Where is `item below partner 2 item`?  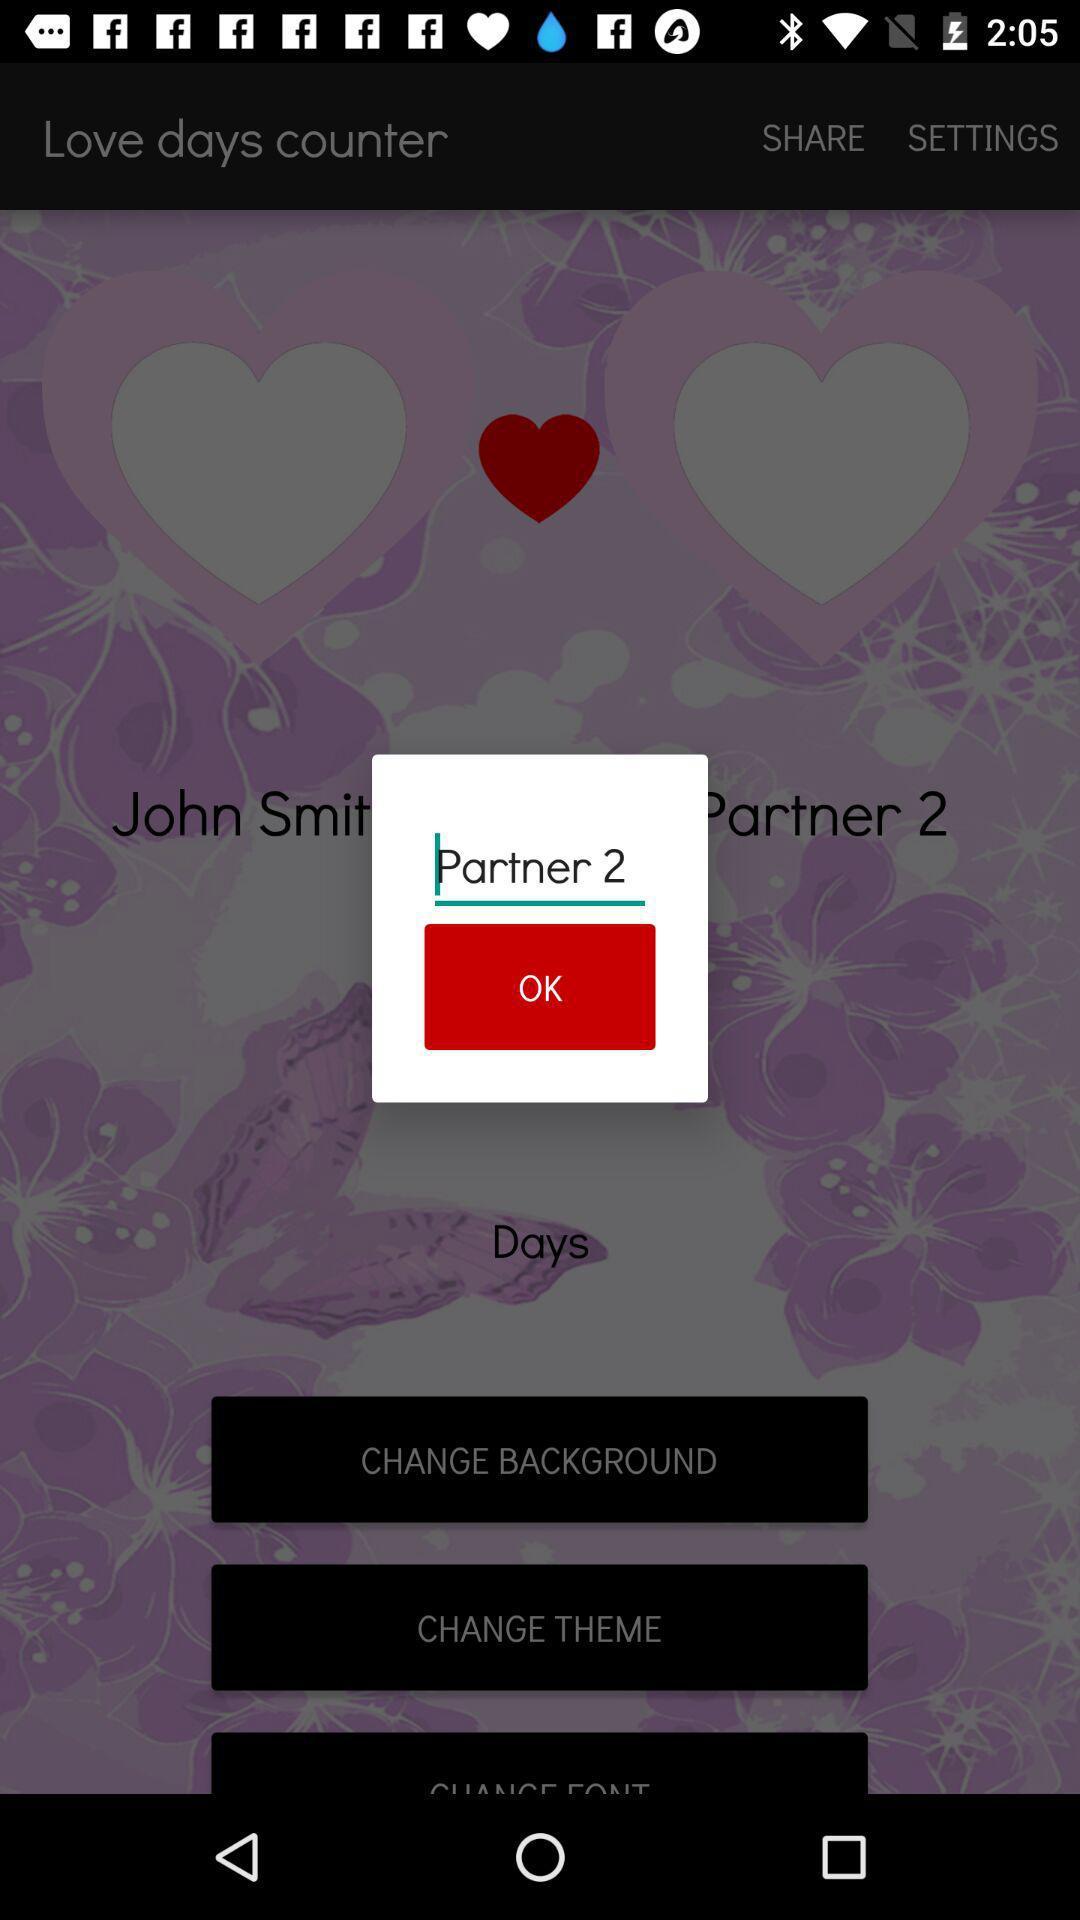
item below partner 2 item is located at coordinates (540, 987).